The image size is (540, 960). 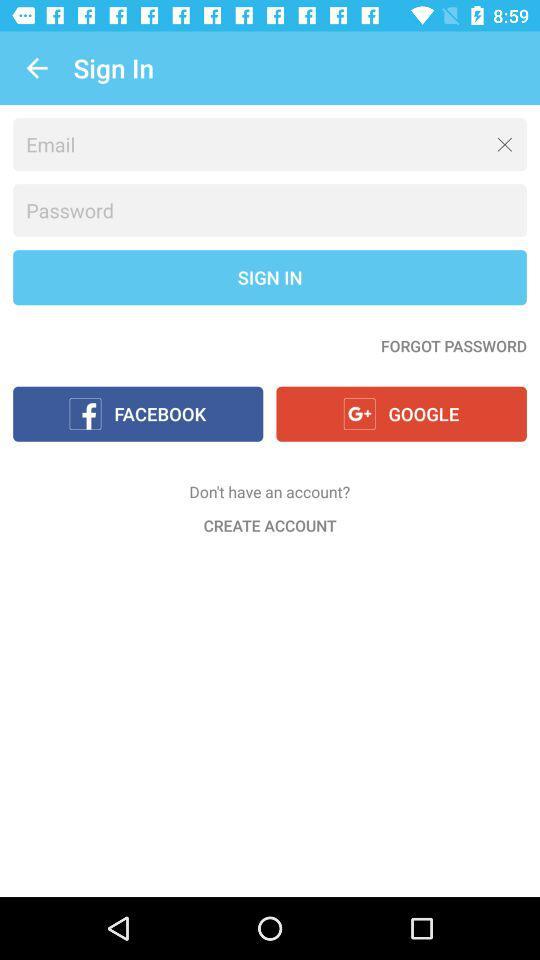 What do you see at coordinates (453, 345) in the screenshot?
I see `the item above the google item` at bounding box center [453, 345].